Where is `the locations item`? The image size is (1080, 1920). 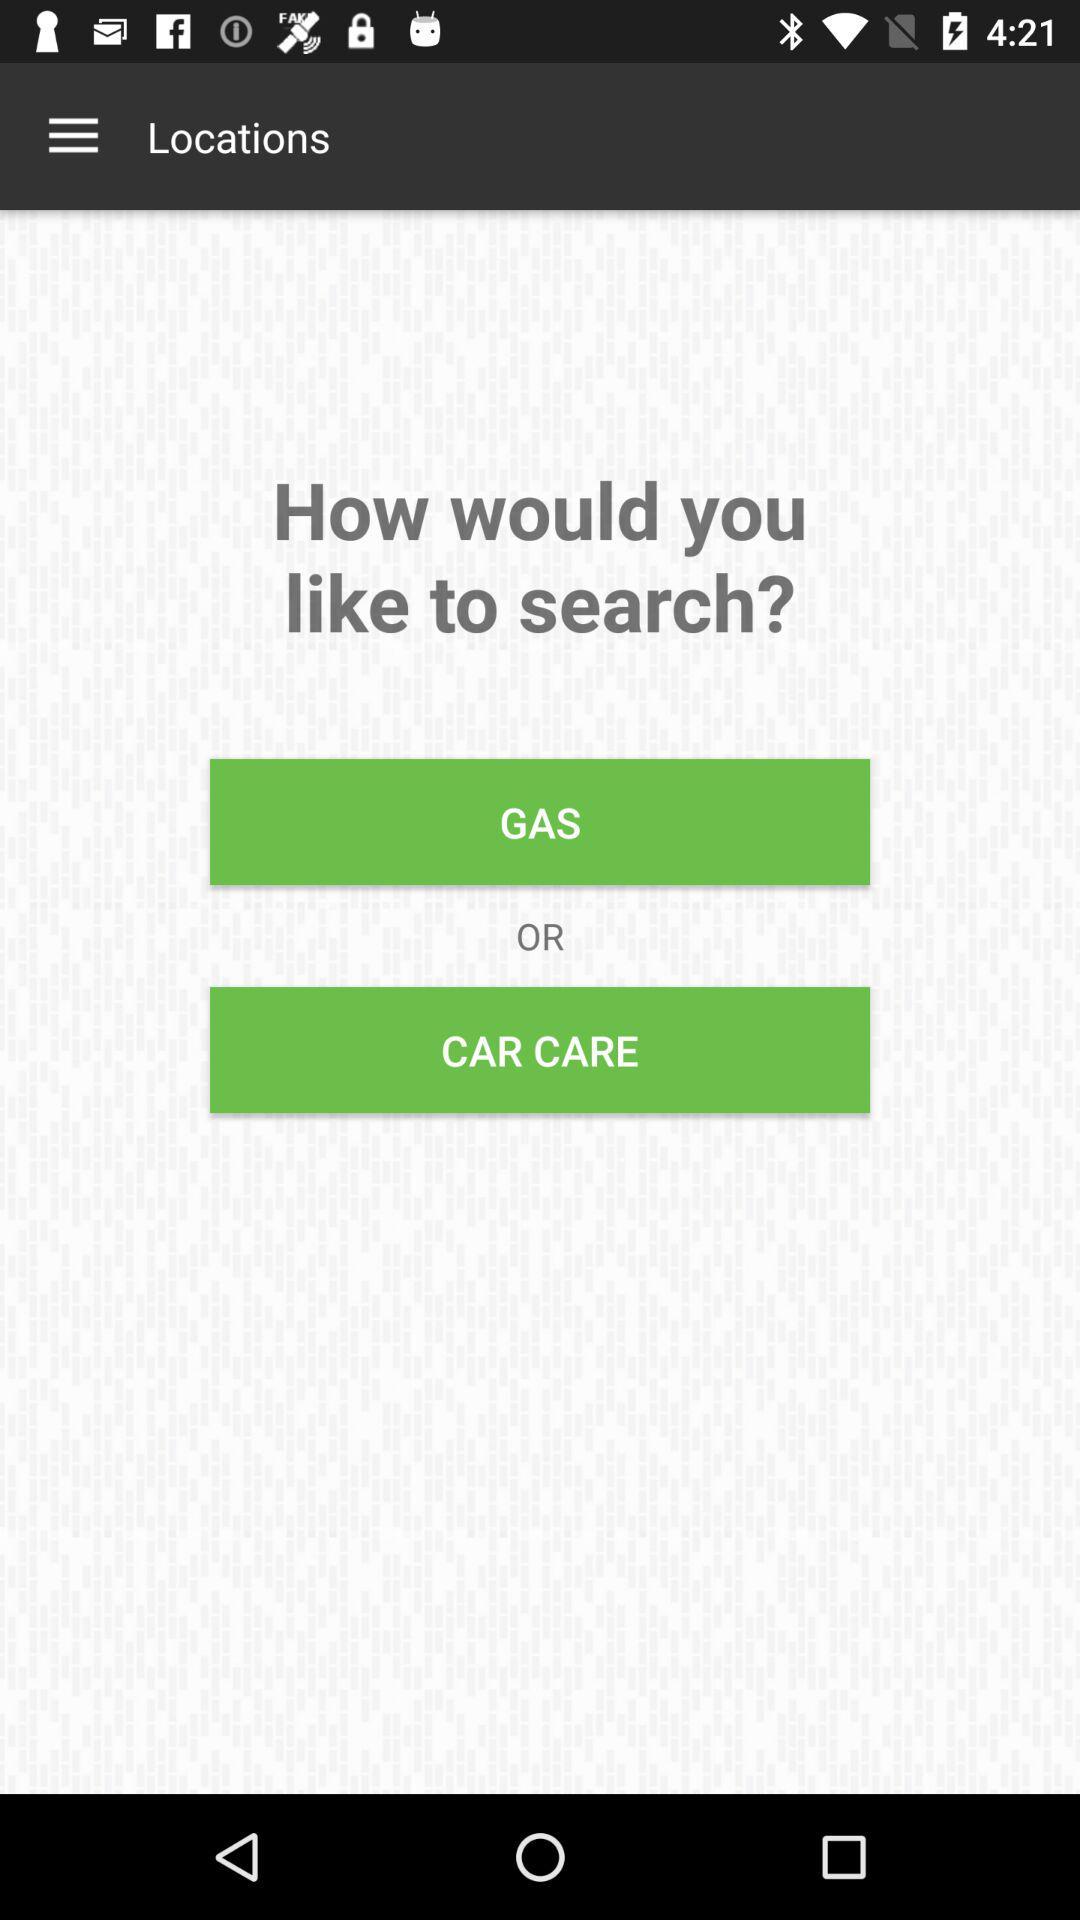
the locations item is located at coordinates (237, 135).